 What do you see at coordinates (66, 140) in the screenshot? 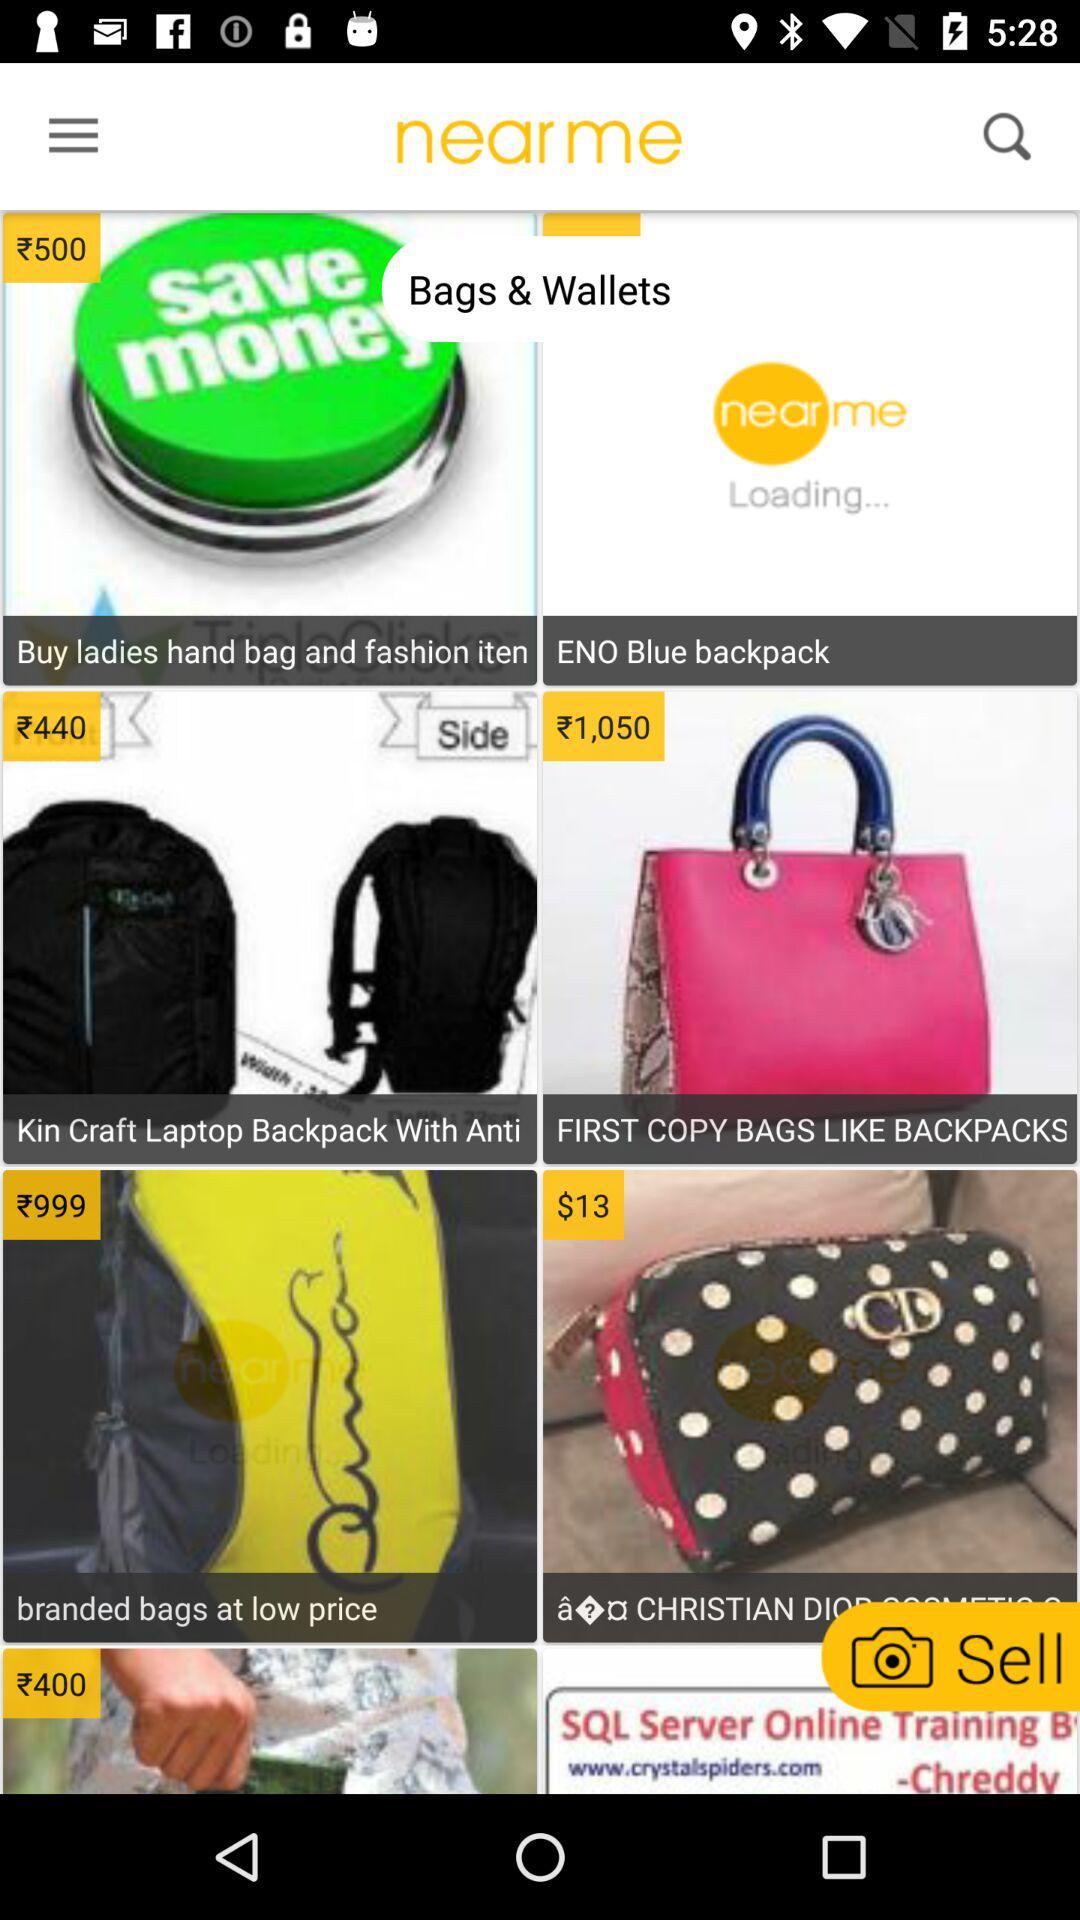
I see `the menu icon` at bounding box center [66, 140].